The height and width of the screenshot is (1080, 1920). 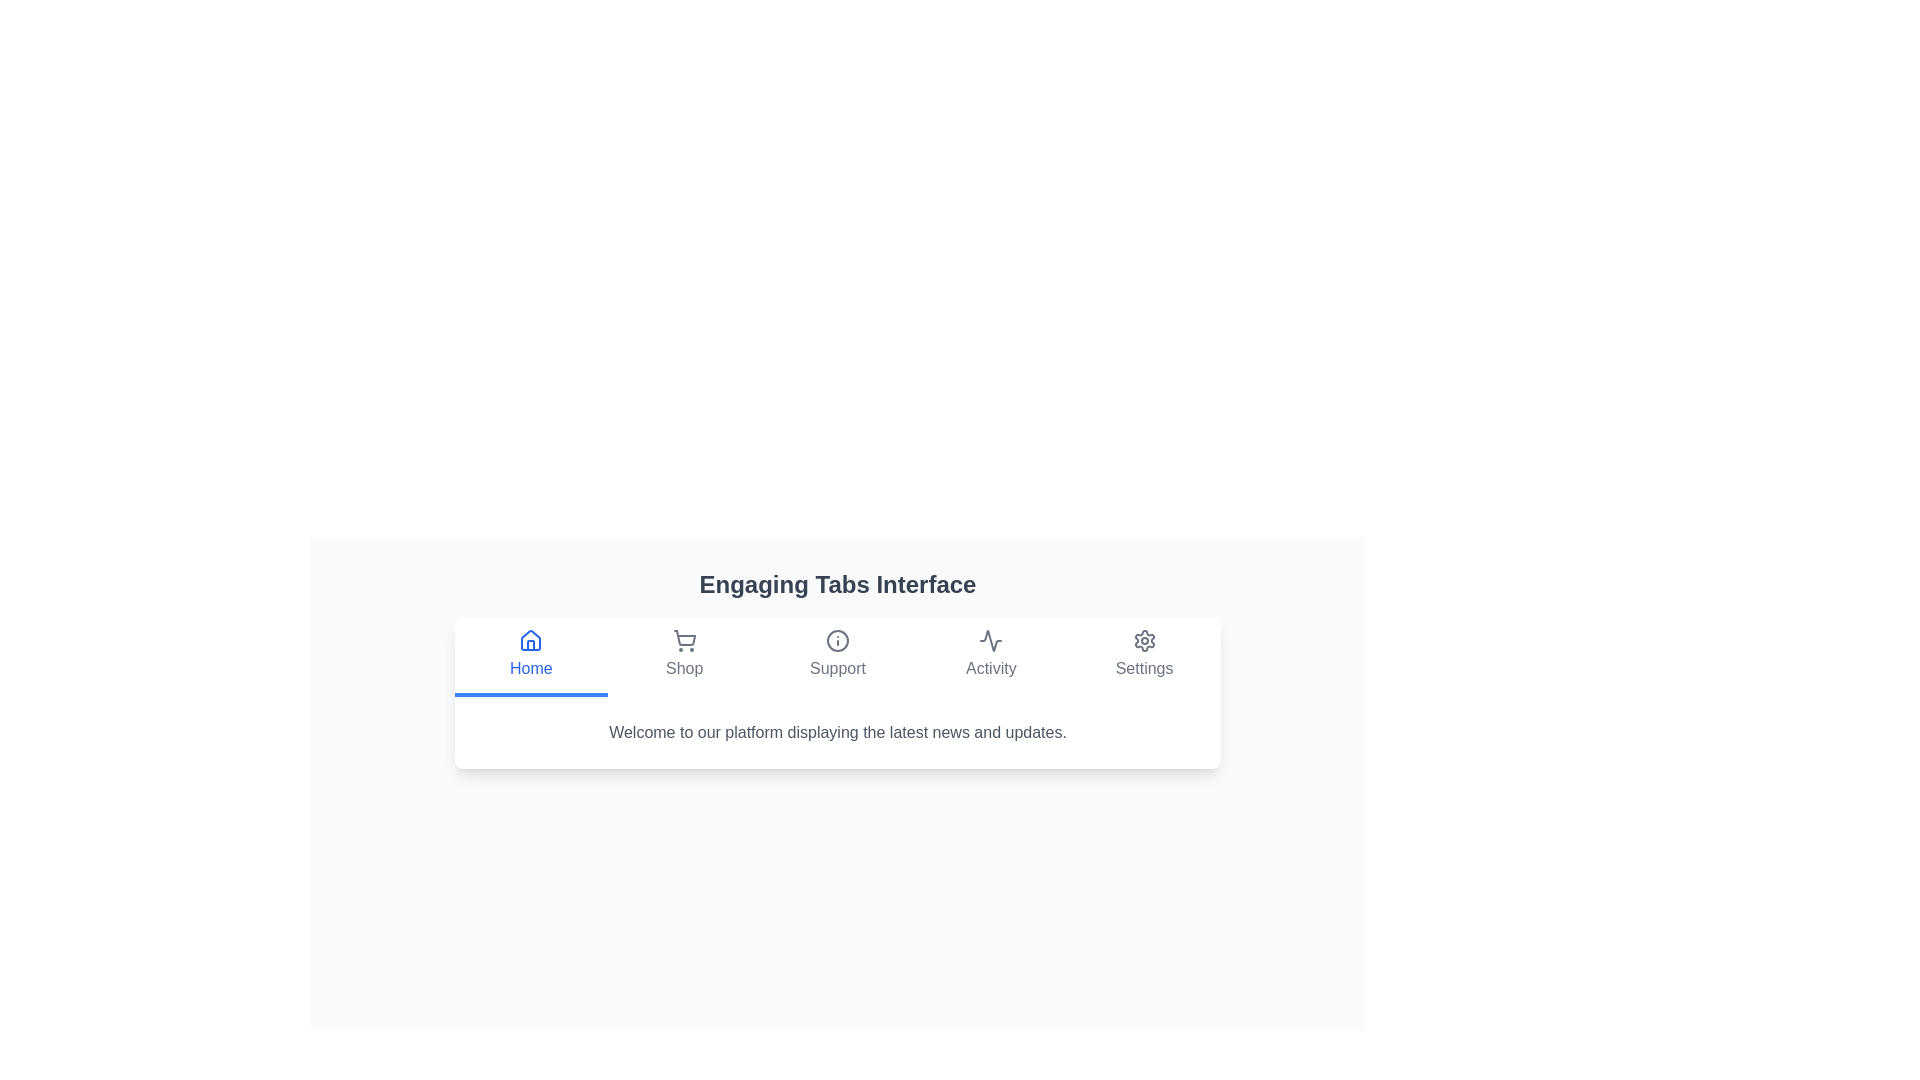 What do you see at coordinates (838, 585) in the screenshot?
I see `the text label that reads 'Engaging Tabs Interface', which is styled in bold, large font and dark gray color, positioned above the tabbed navigation bar` at bounding box center [838, 585].